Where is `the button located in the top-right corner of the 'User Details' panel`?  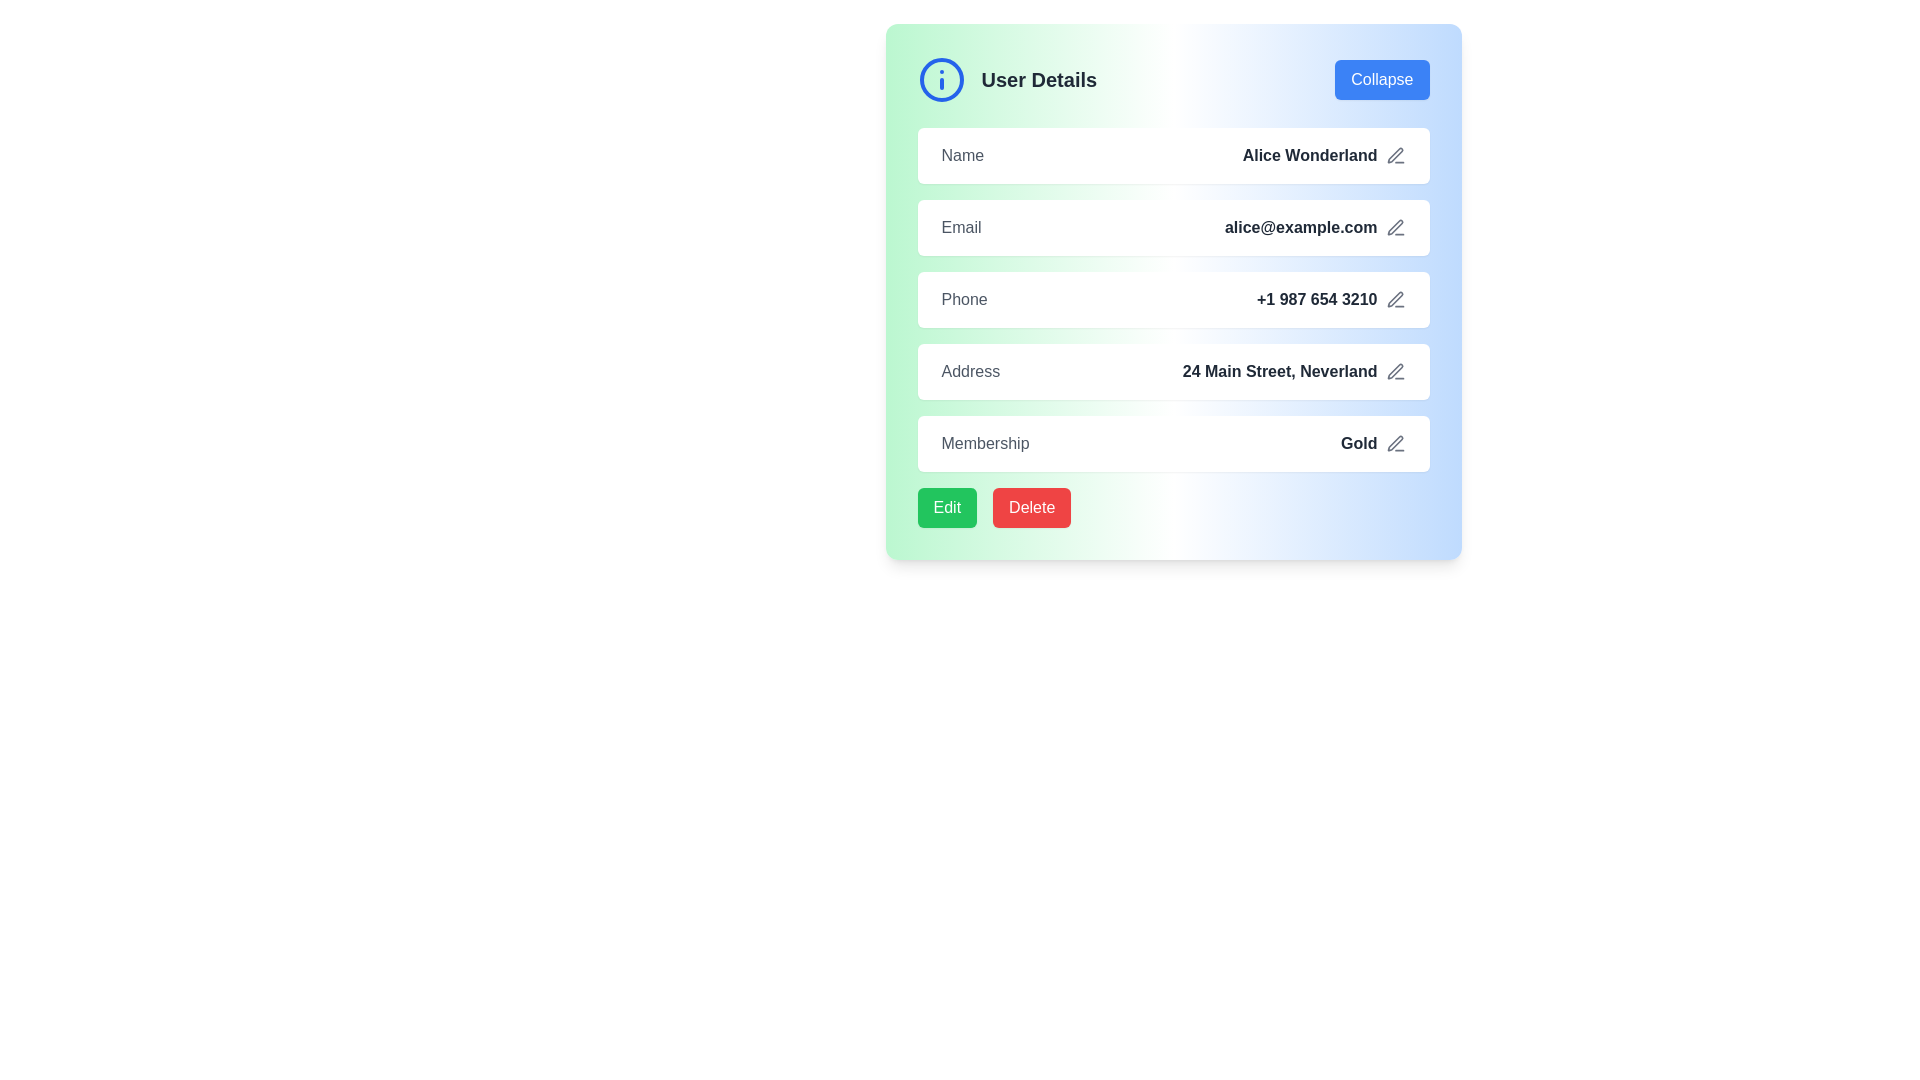
the button located in the top-right corner of the 'User Details' panel is located at coordinates (1381, 79).